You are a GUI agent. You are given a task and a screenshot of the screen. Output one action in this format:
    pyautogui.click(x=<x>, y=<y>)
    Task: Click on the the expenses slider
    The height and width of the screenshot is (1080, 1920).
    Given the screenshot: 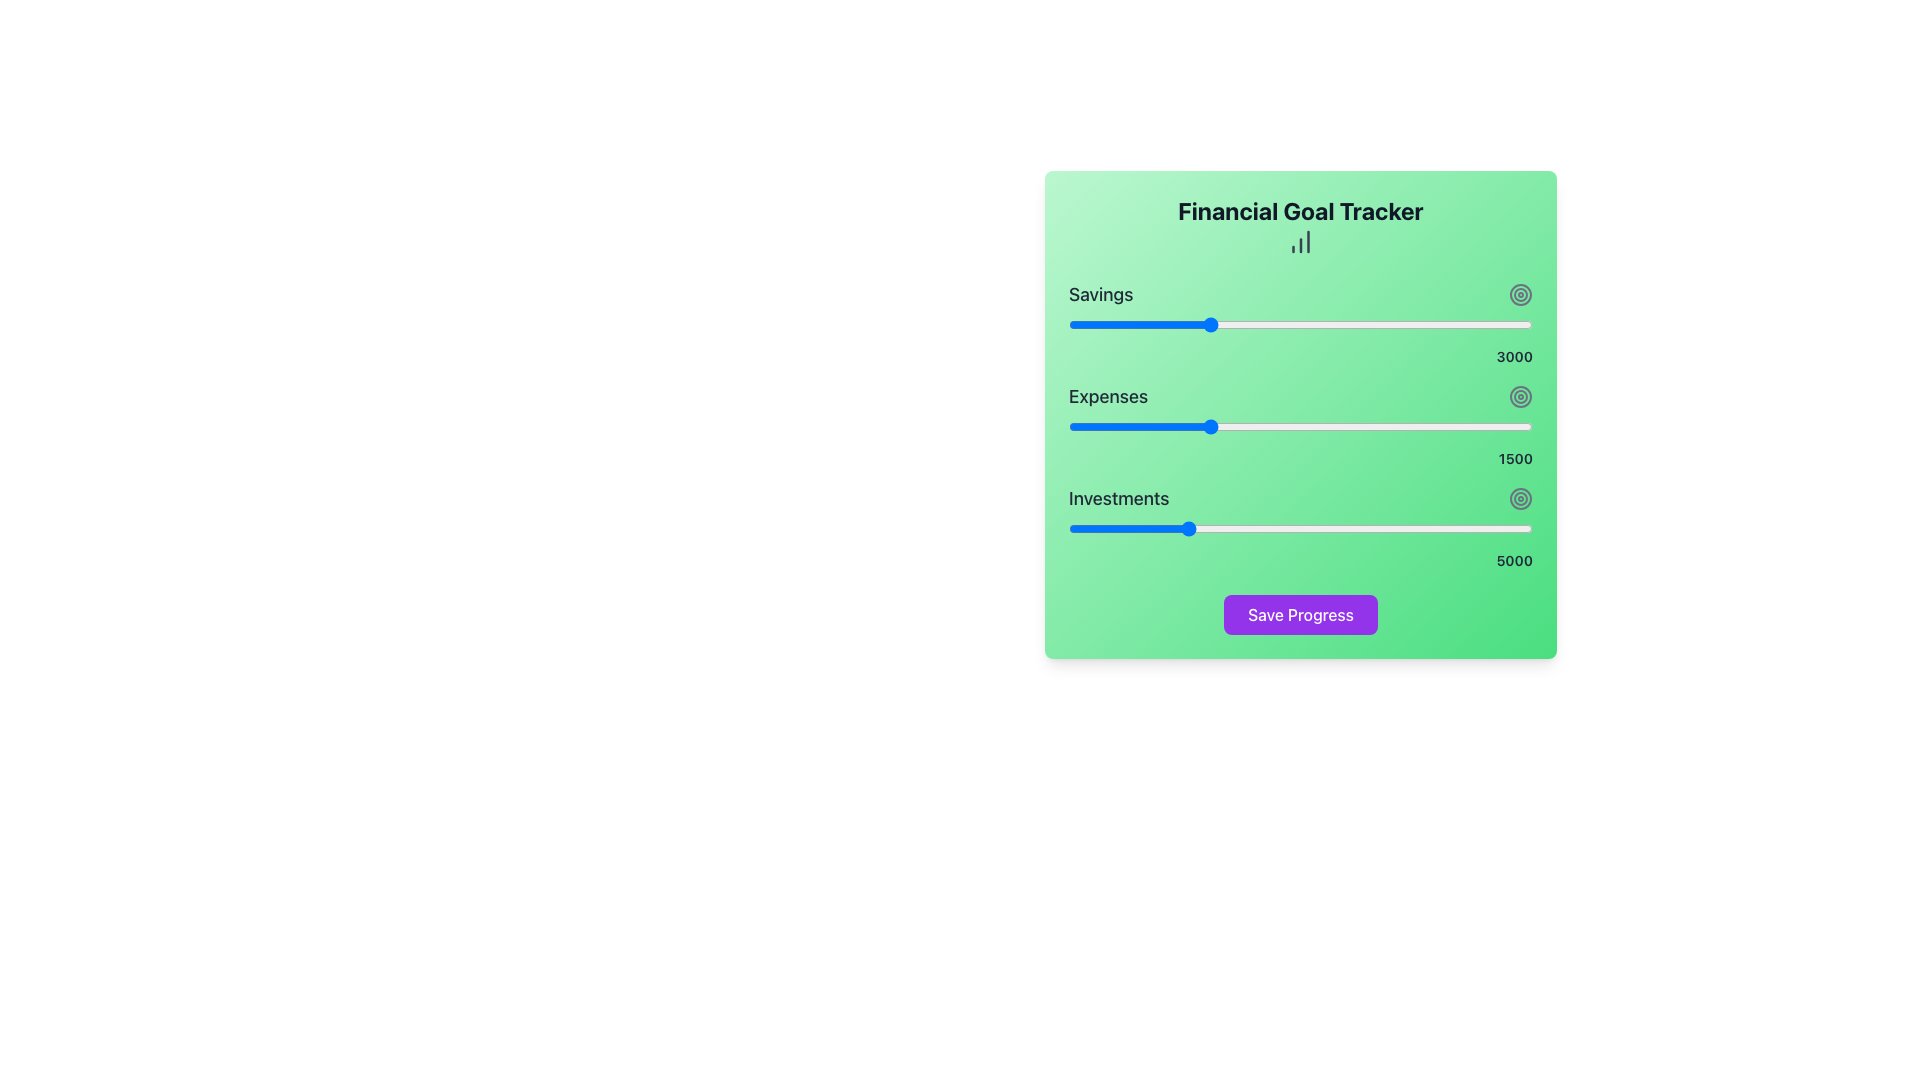 What is the action you would take?
    pyautogui.click(x=1070, y=426)
    